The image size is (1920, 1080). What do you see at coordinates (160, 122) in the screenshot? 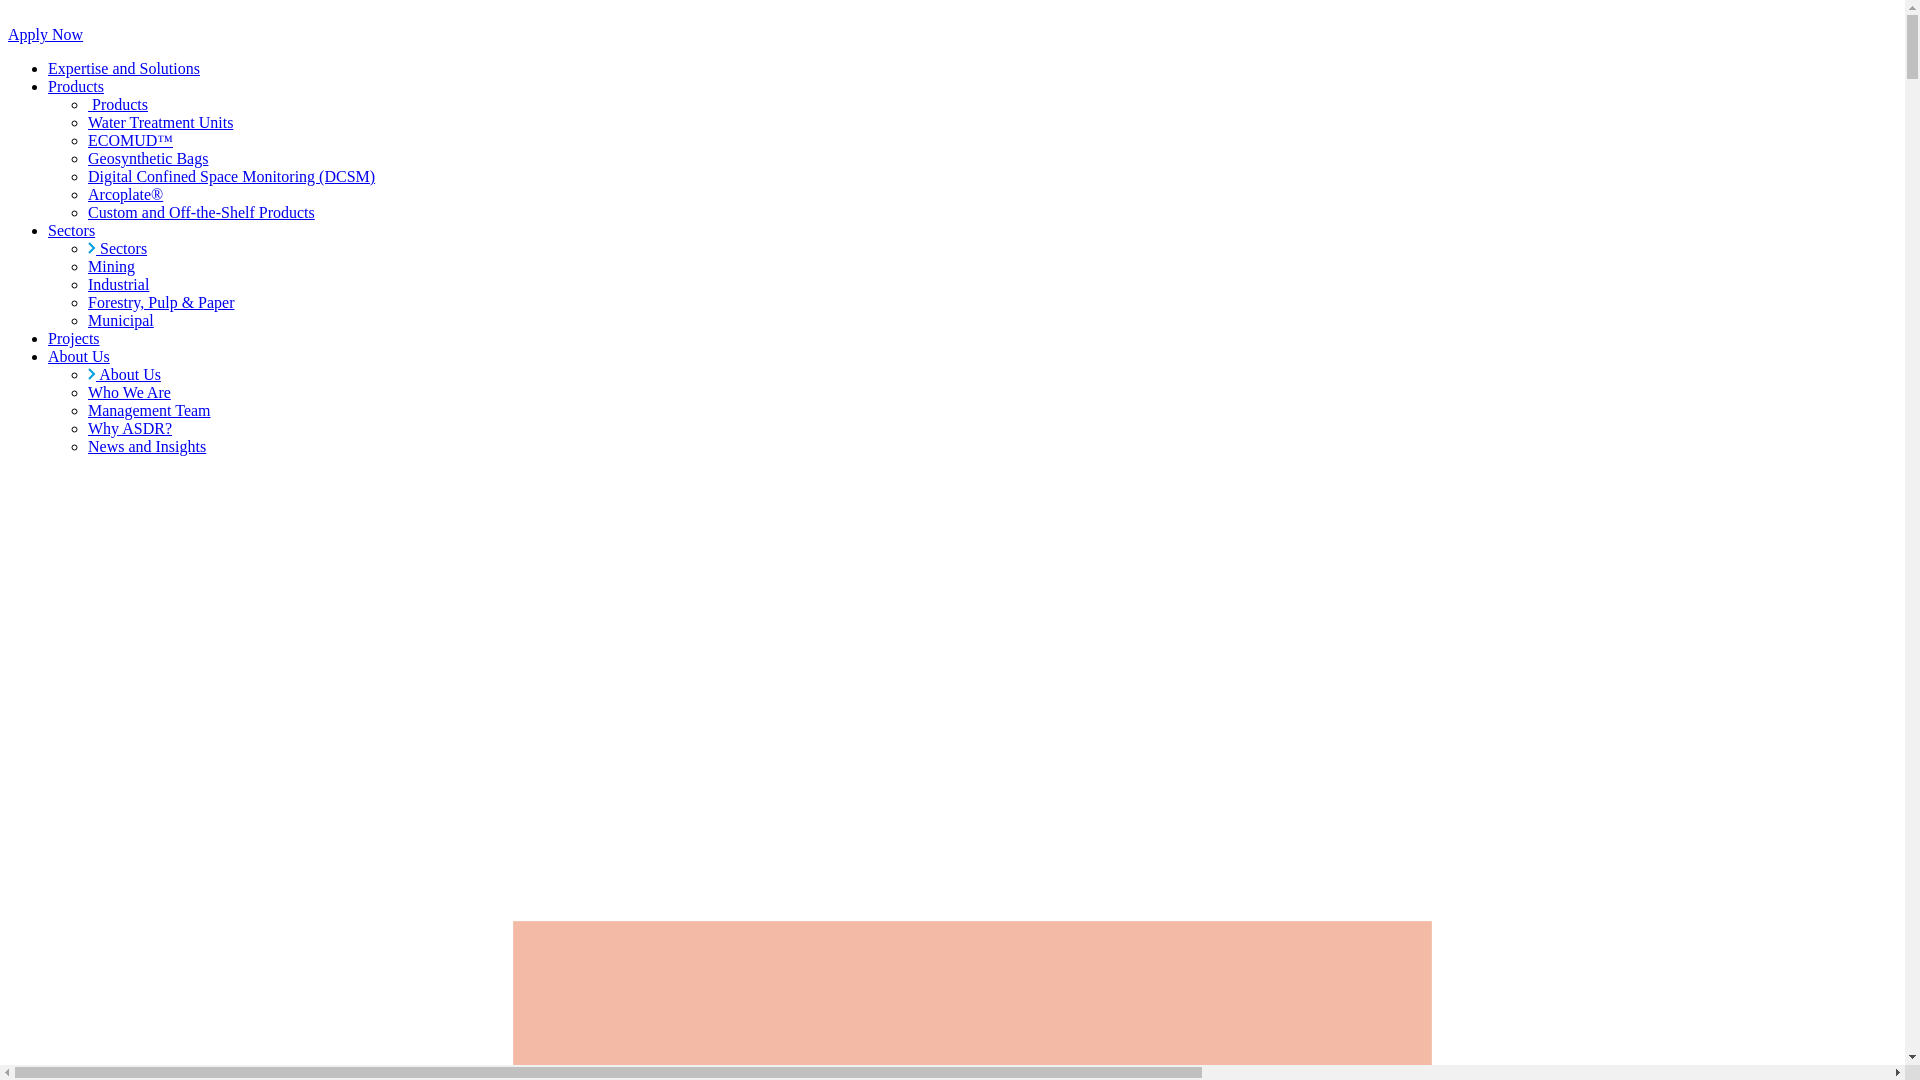
I see `'Water Treatment Units'` at bounding box center [160, 122].